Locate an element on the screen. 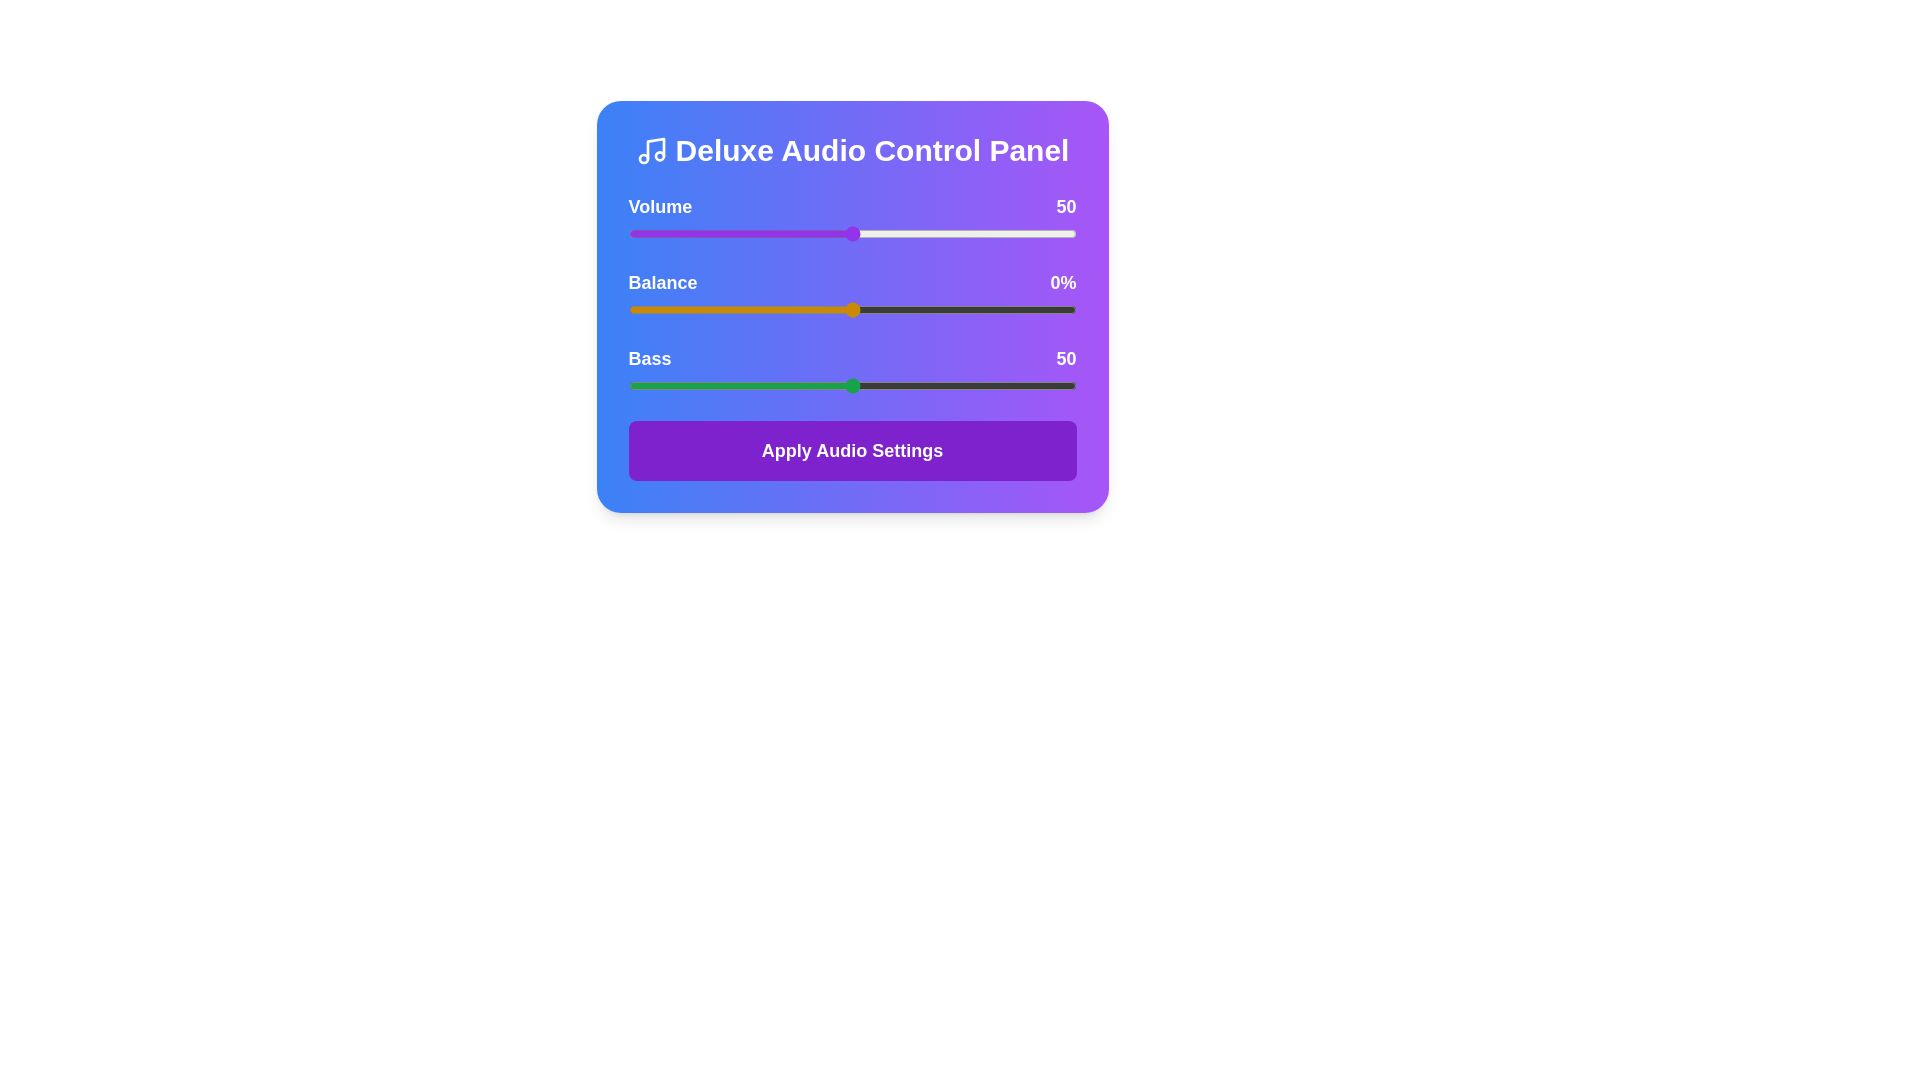 This screenshot has height=1080, width=1920. balance is located at coordinates (686, 309).